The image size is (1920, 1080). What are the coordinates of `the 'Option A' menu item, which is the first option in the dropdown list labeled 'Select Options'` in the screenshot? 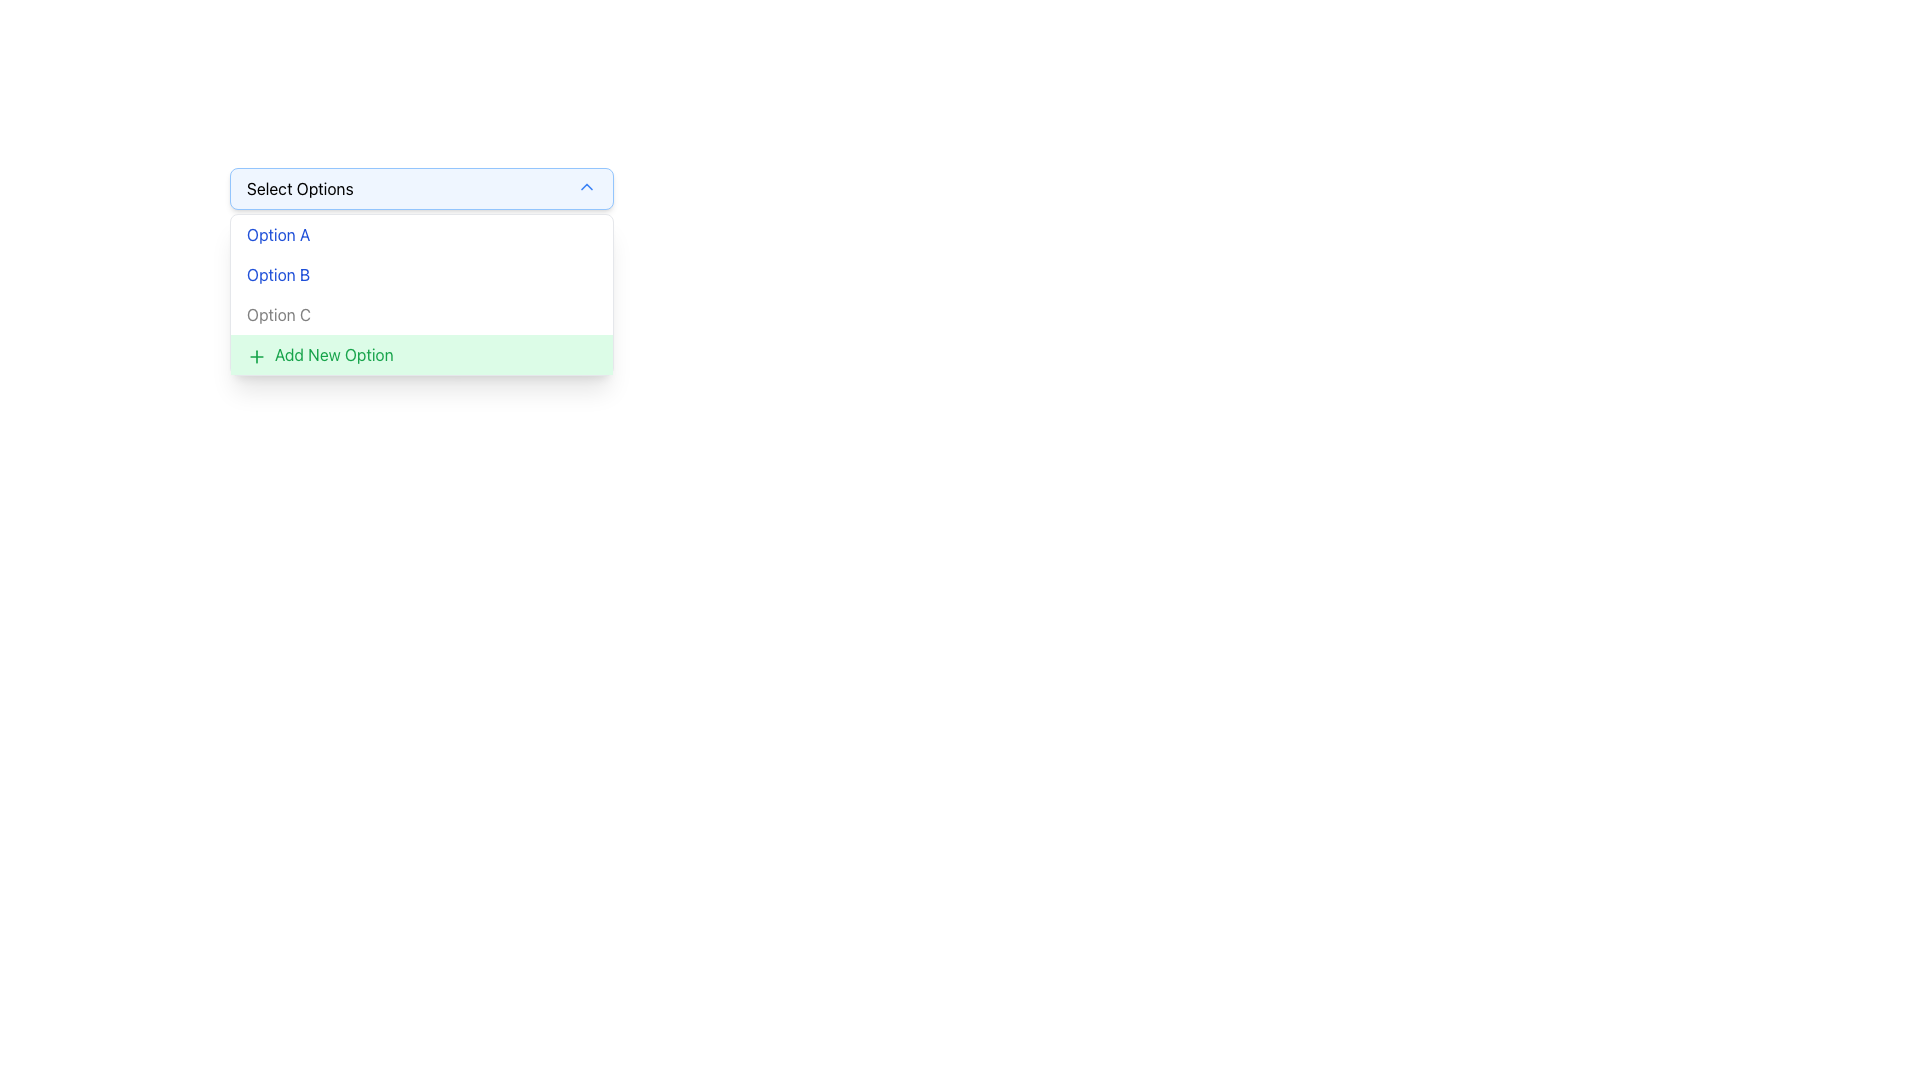 It's located at (421, 234).